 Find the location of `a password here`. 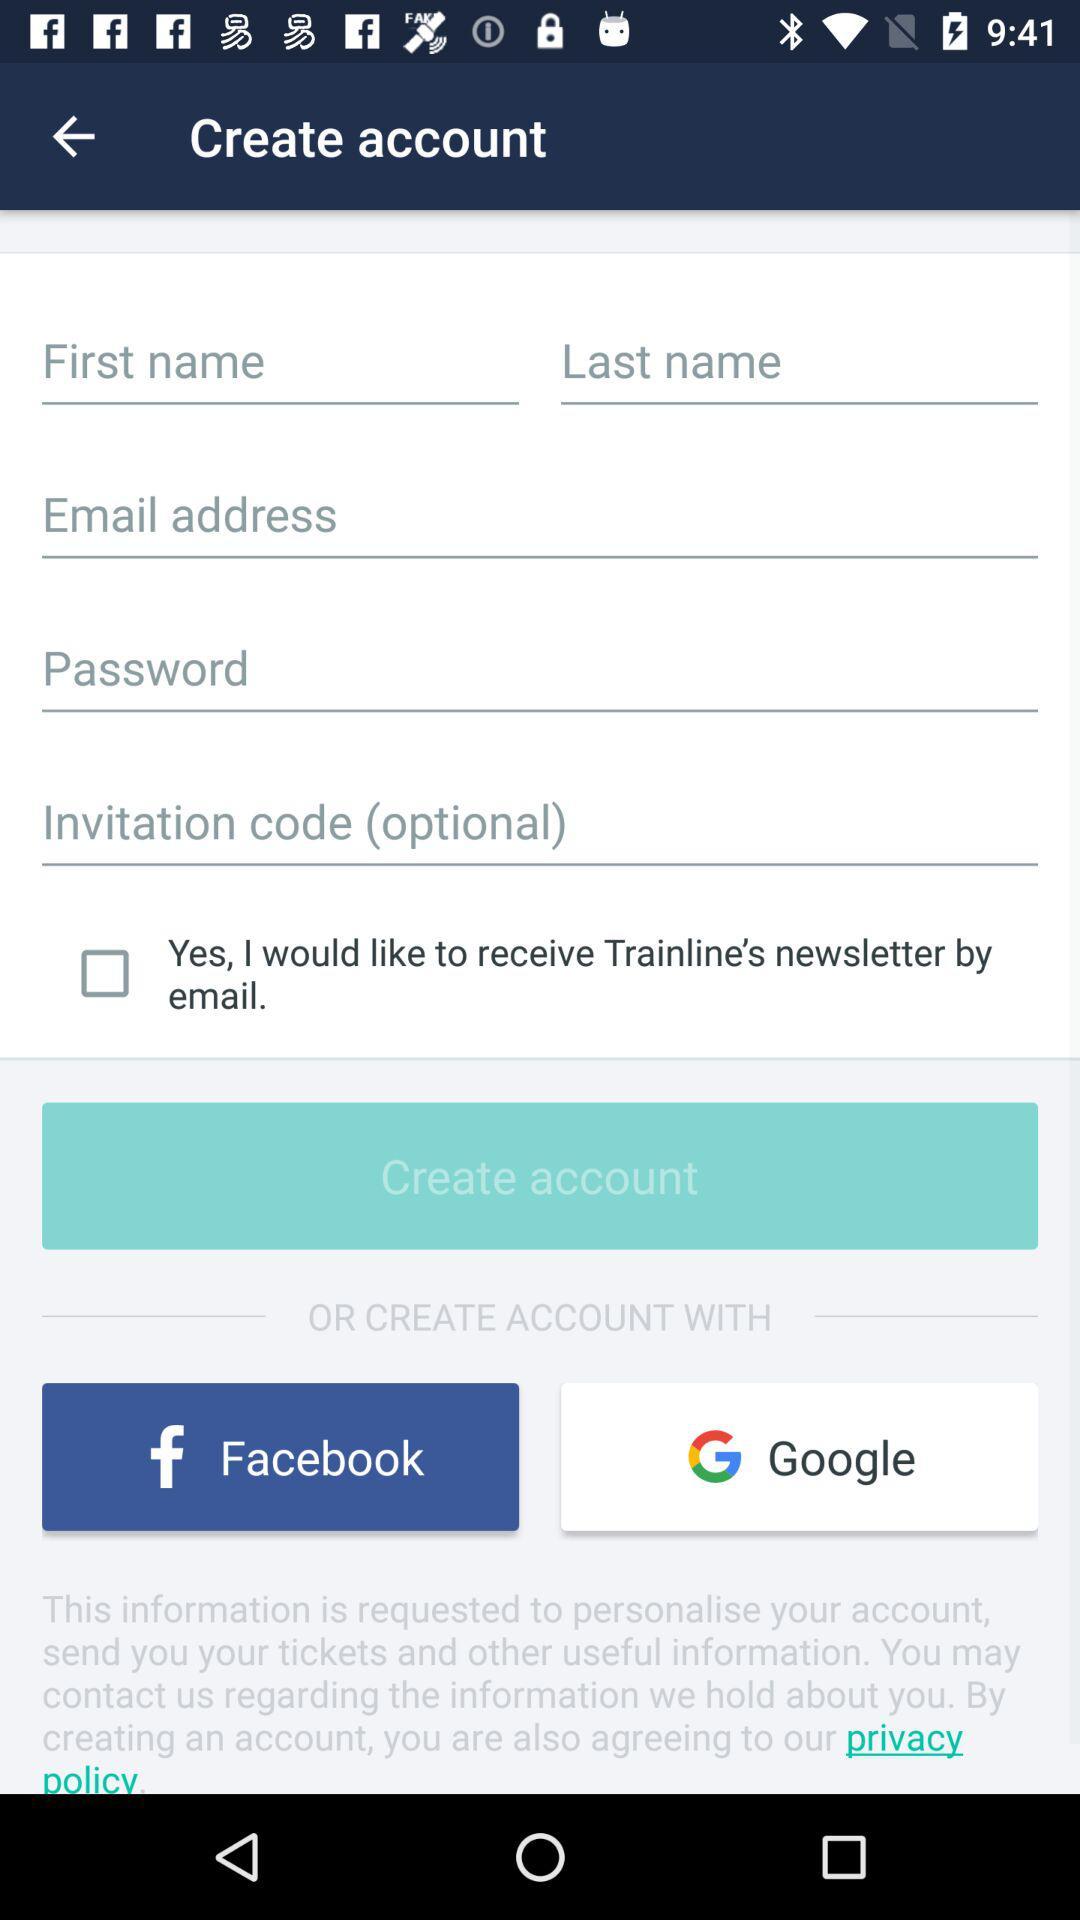

a password here is located at coordinates (540, 667).